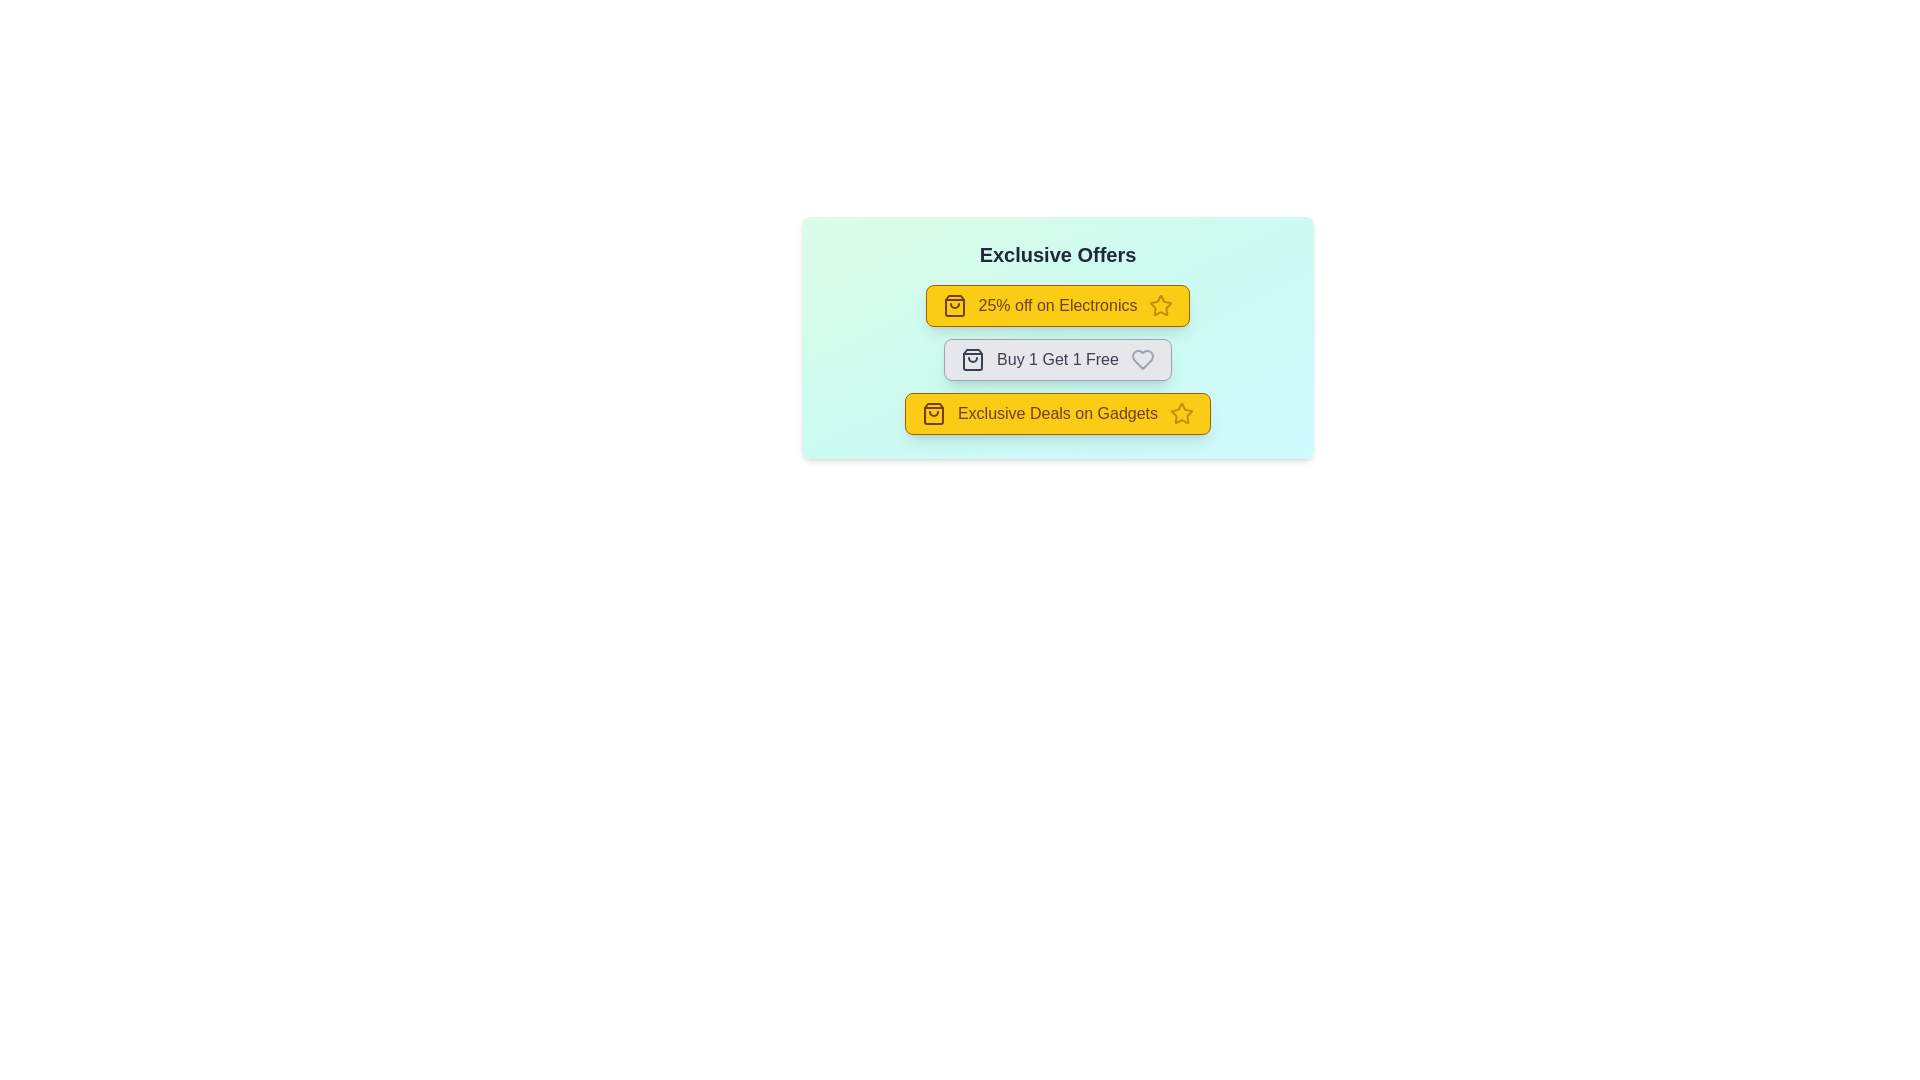  Describe the element at coordinates (1056, 358) in the screenshot. I see `the offer chip corresponding to Buy 1 Get 1 Free to observe the visual feedback` at that location.